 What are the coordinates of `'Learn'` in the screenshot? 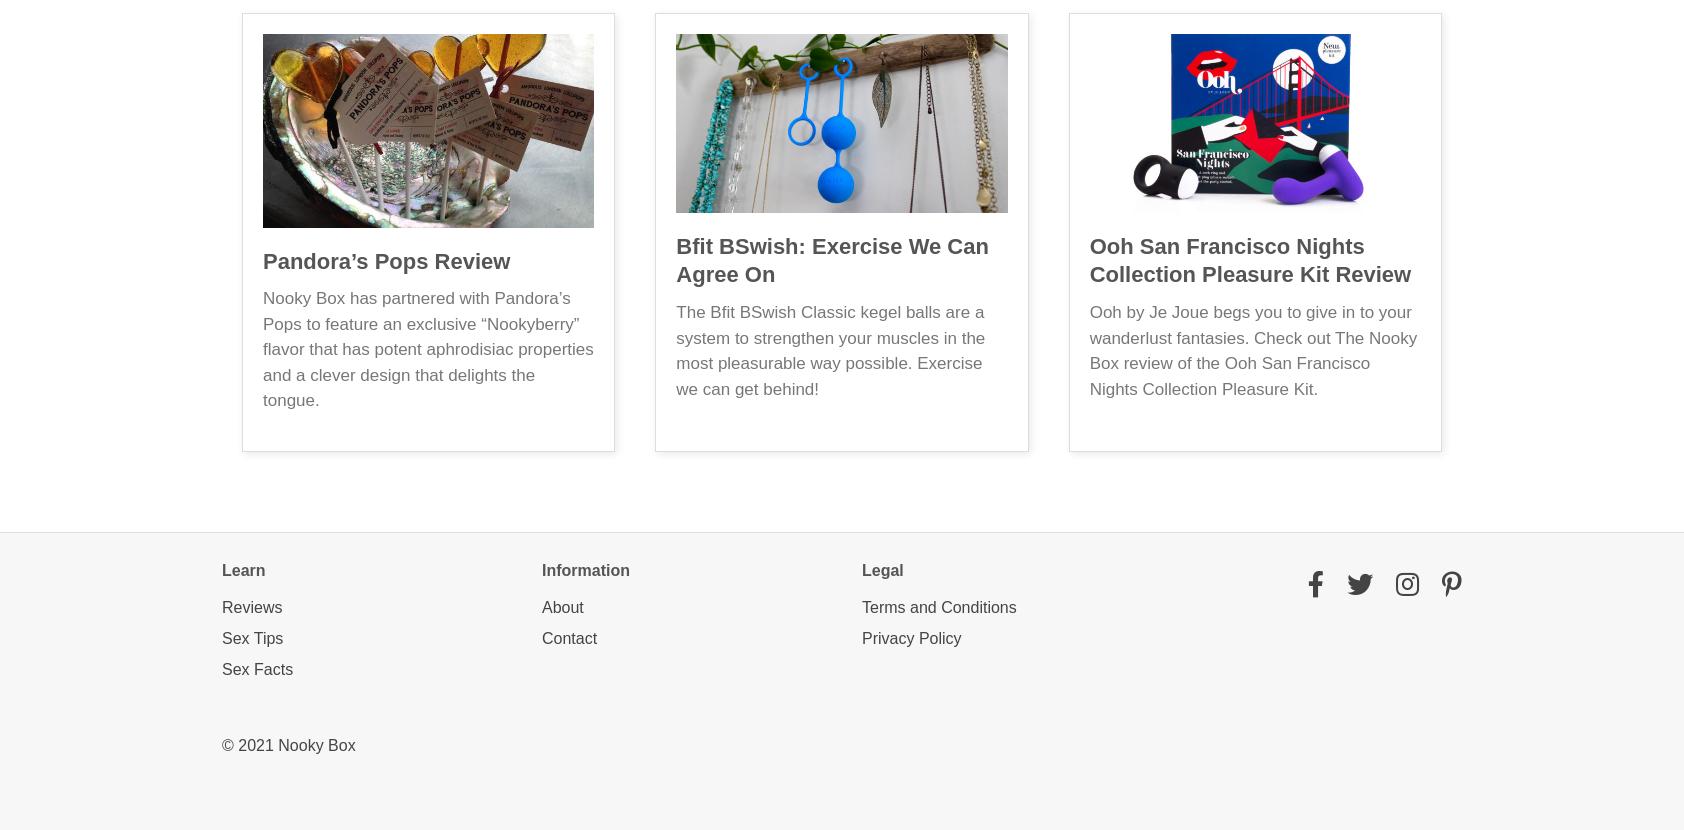 It's located at (221, 568).